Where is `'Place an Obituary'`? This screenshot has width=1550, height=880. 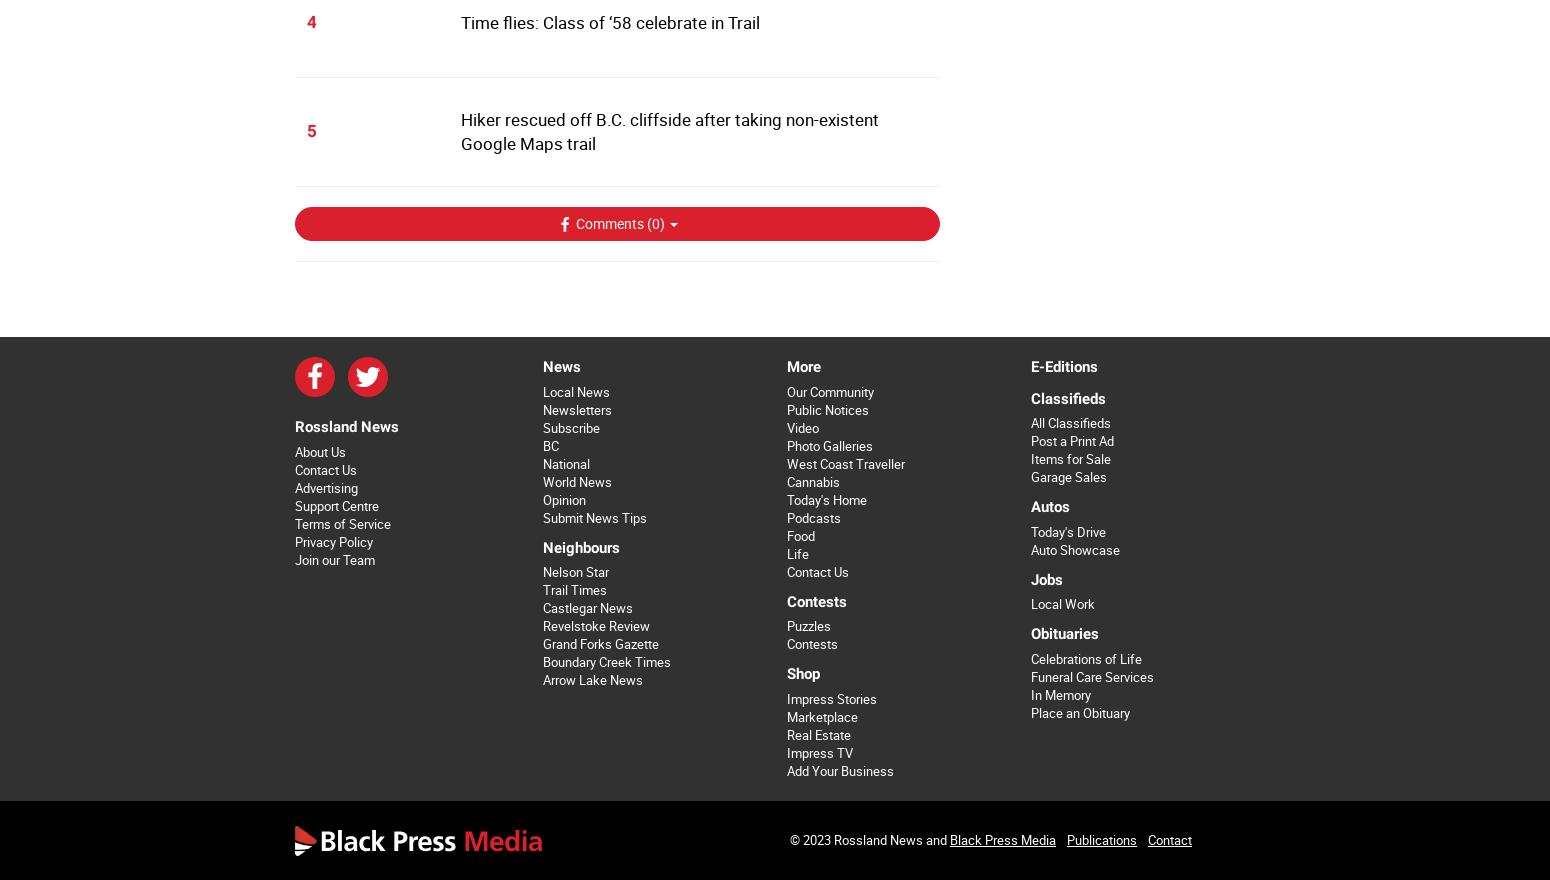 'Place an Obituary' is located at coordinates (1079, 712).